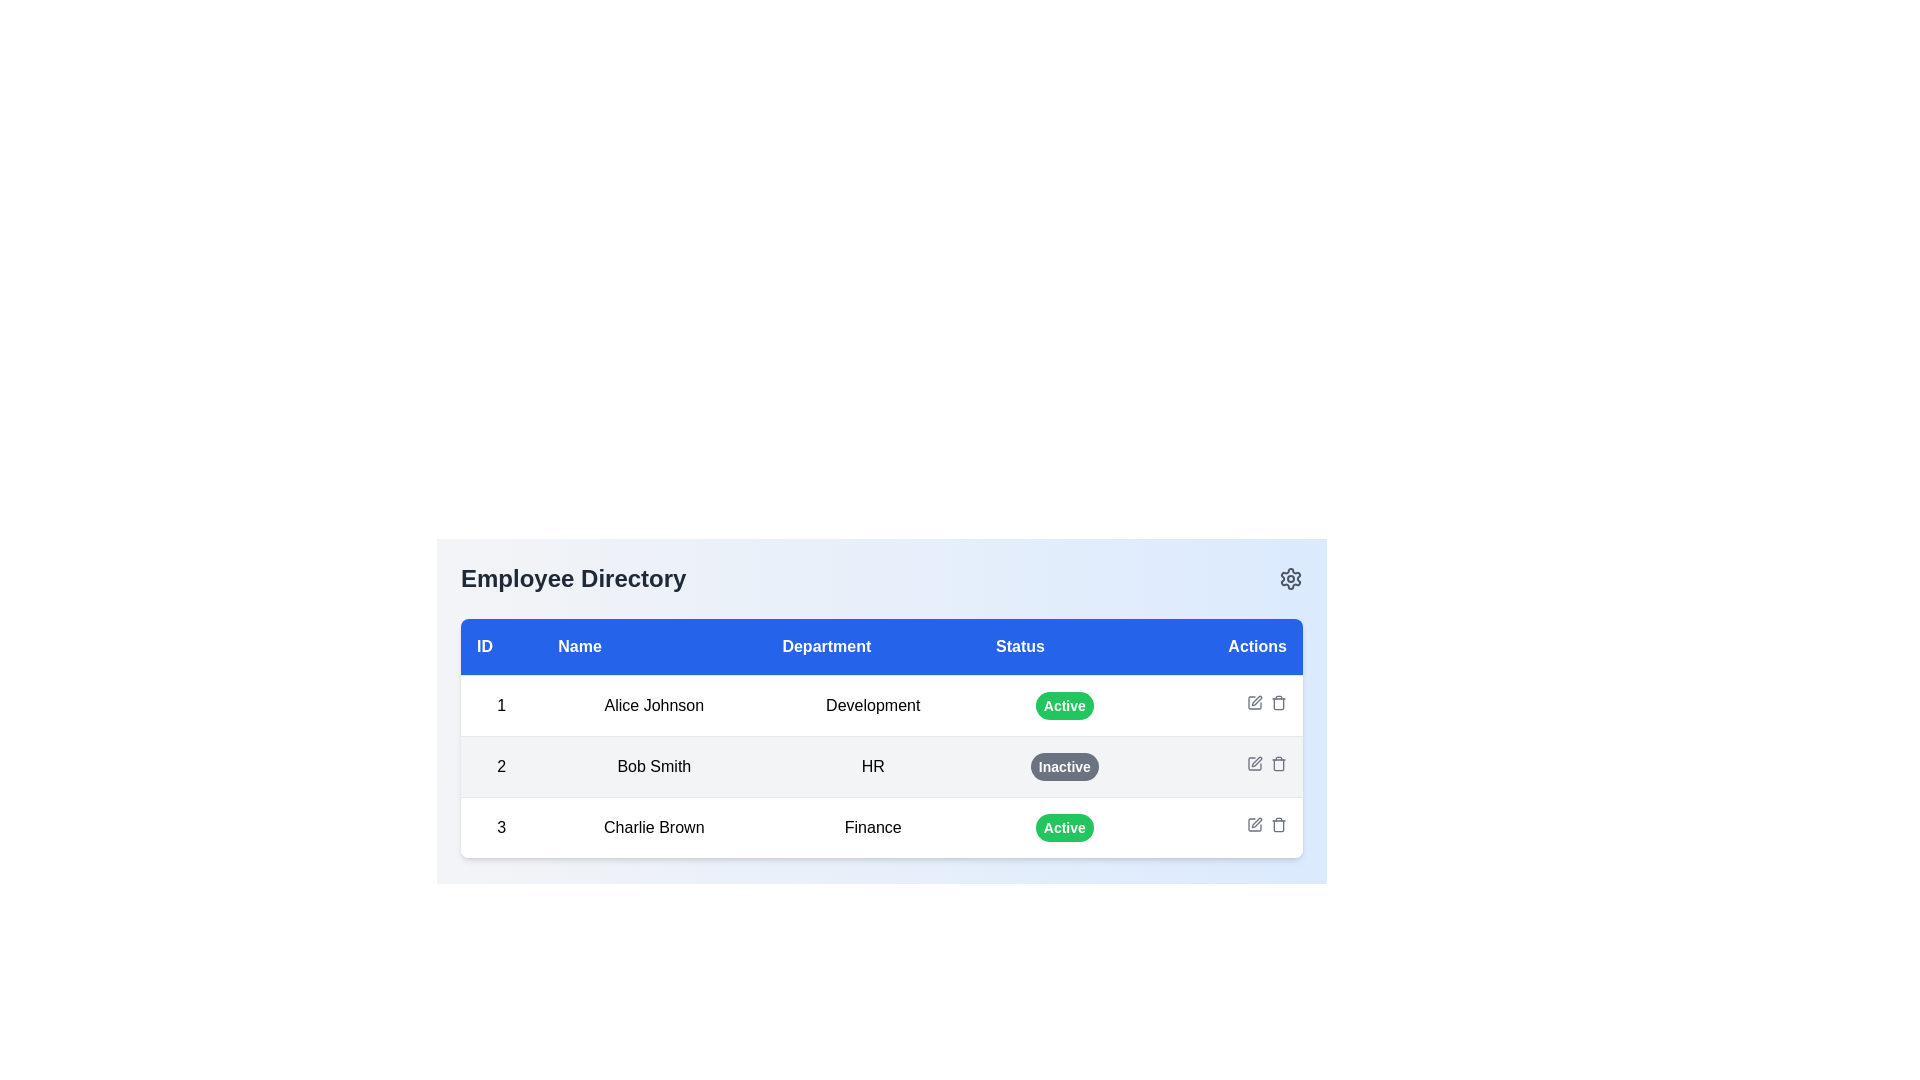 Image resolution: width=1920 pixels, height=1080 pixels. I want to click on the table row containing details about 'Bob Smith' in the Employee Directory, which is the second row in the table, so click(881, 738).